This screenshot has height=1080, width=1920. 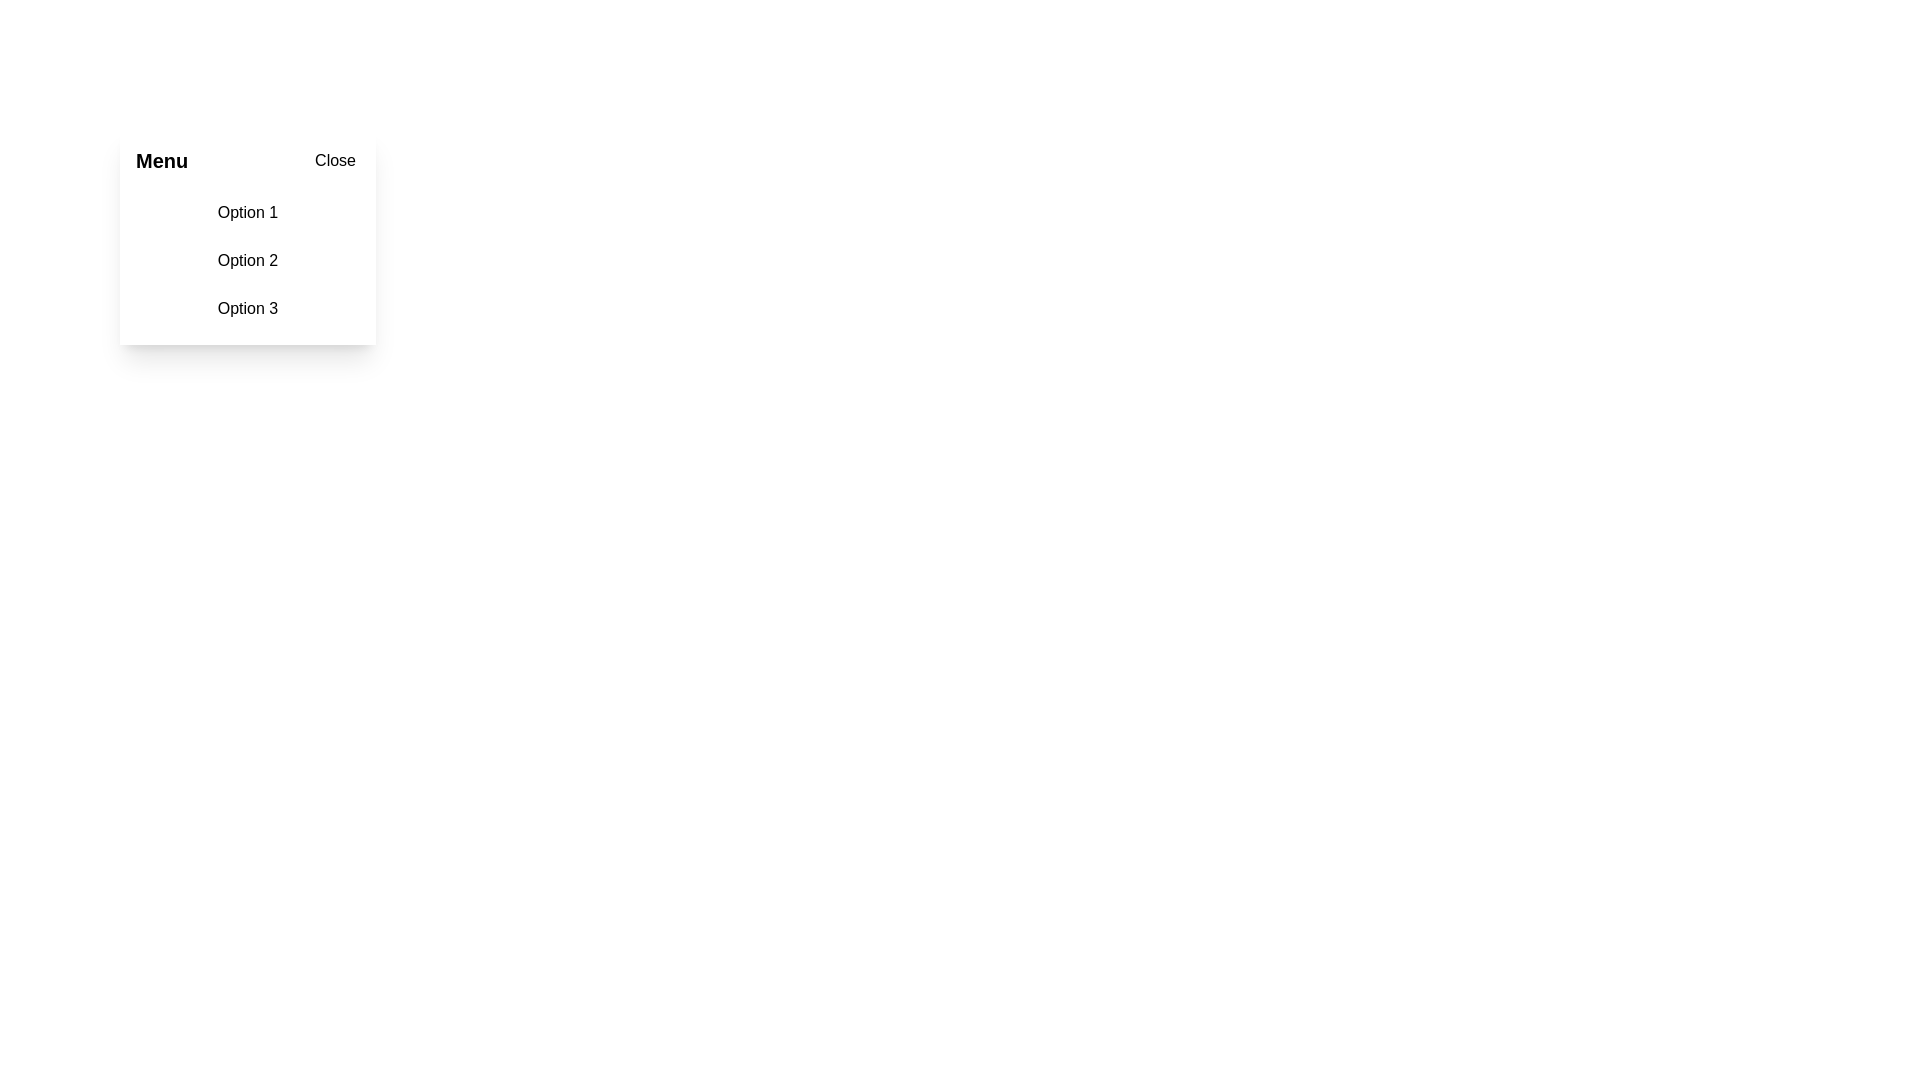 What do you see at coordinates (247, 212) in the screenshot?
I see `the first option in the menu list, which is currently styled as a non-interactive Text Label but may trigger a selection action when enabled` at bounding box center [247, 212].